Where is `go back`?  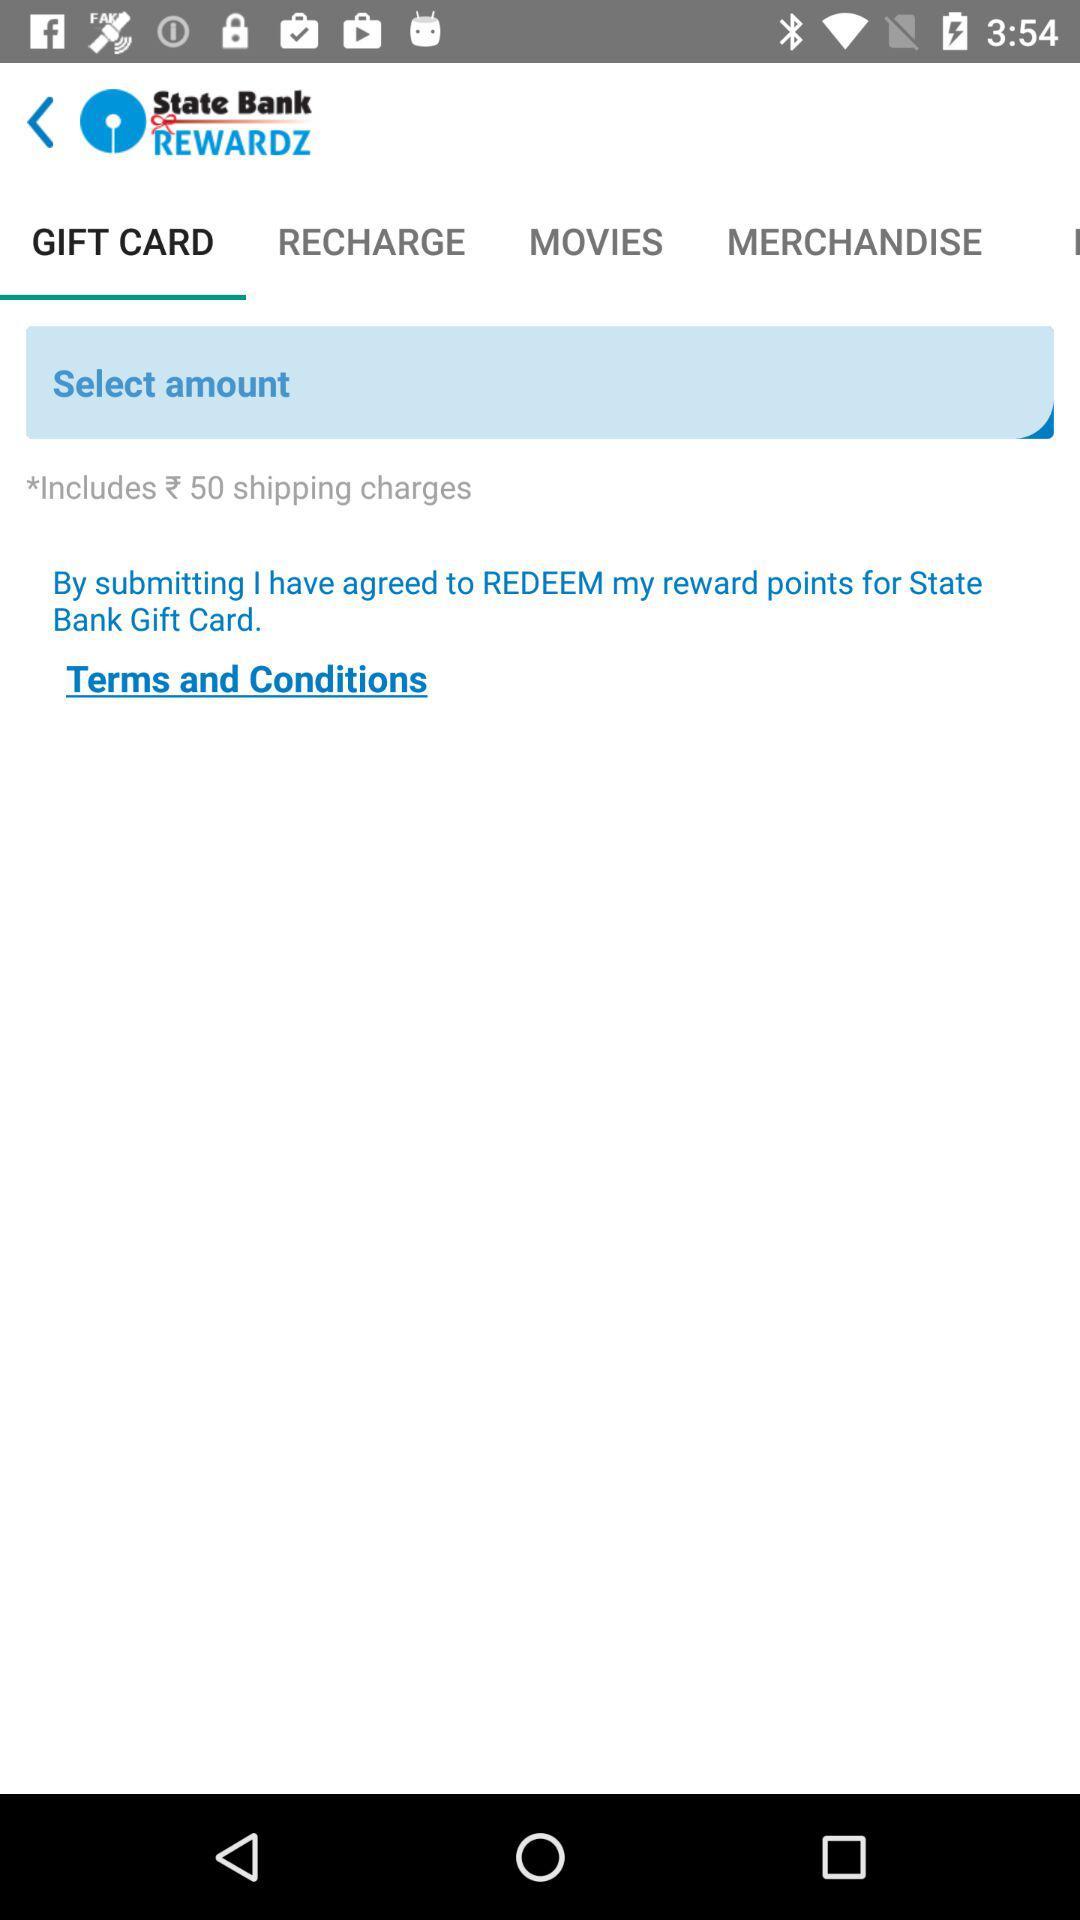
go back is located at coordinates (196, 121).